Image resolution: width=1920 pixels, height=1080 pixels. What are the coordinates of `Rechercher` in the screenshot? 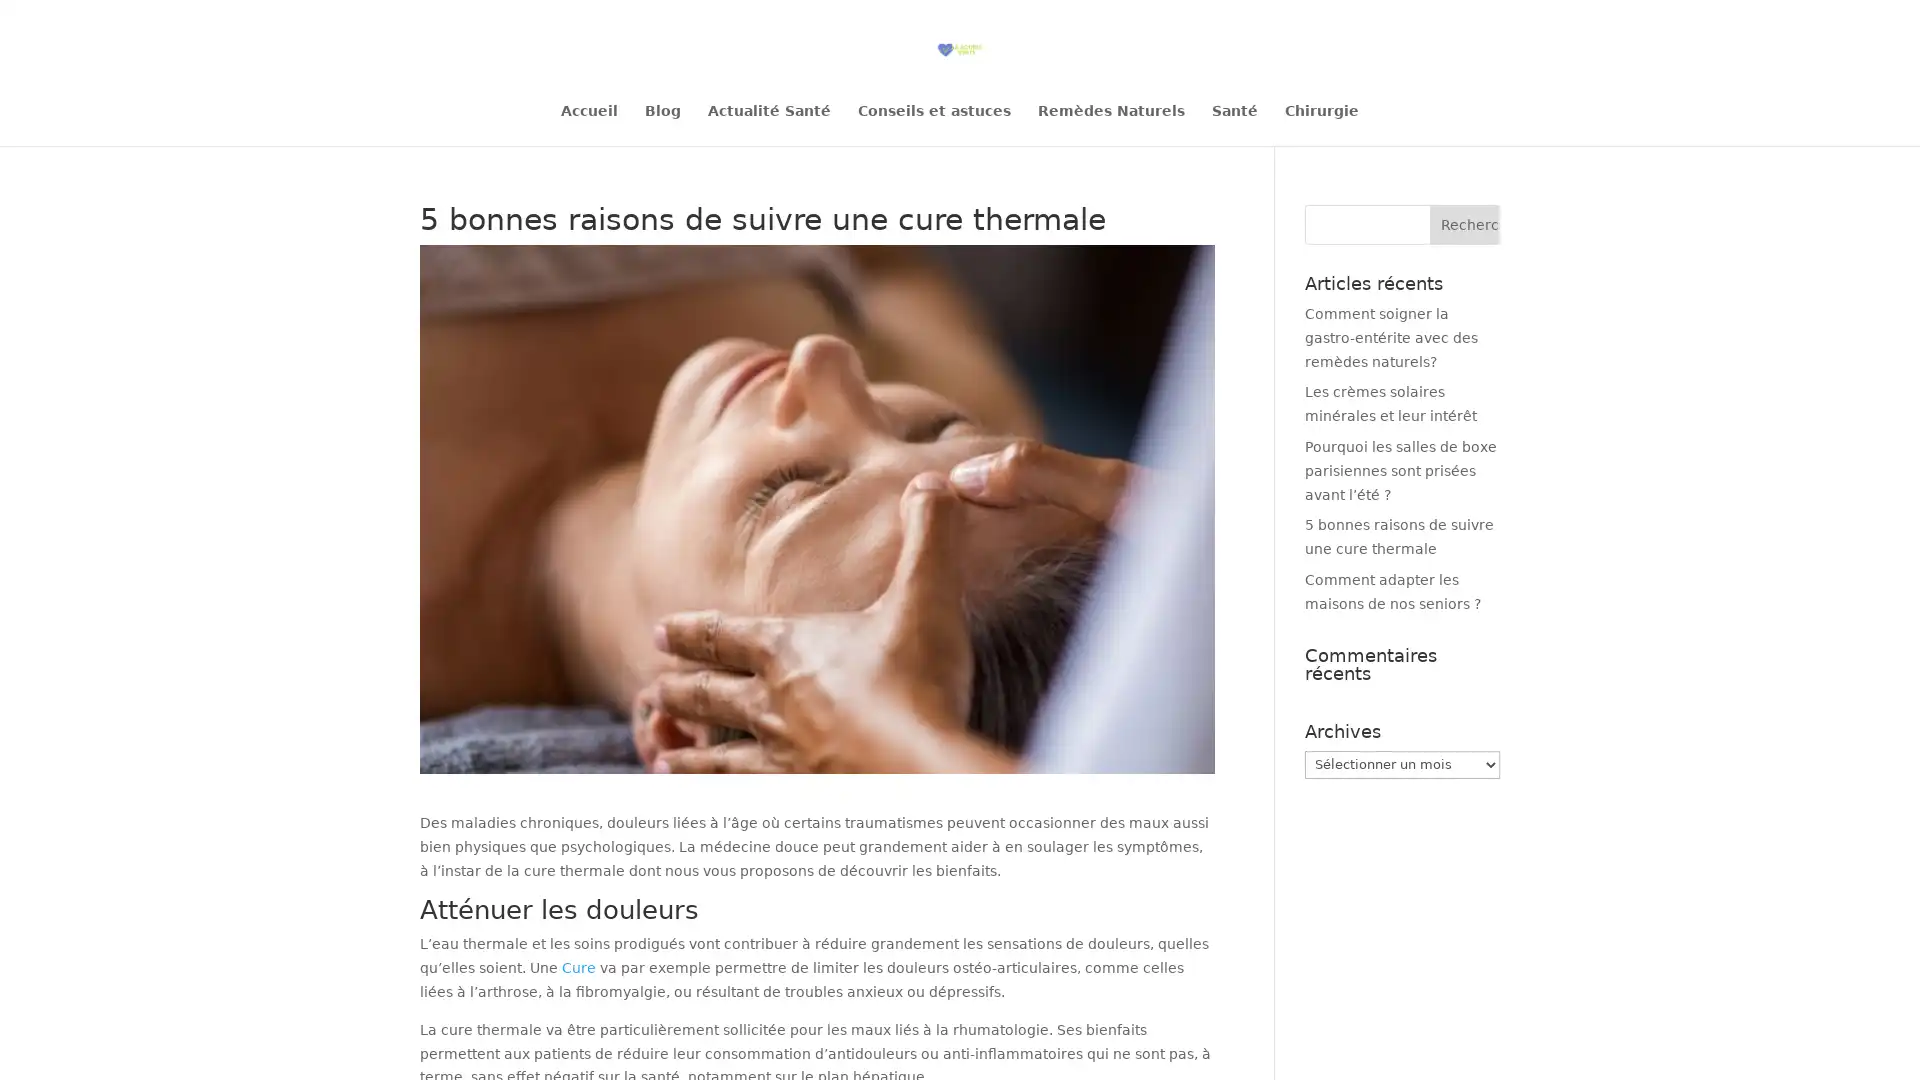 It's located at (1464, 223).